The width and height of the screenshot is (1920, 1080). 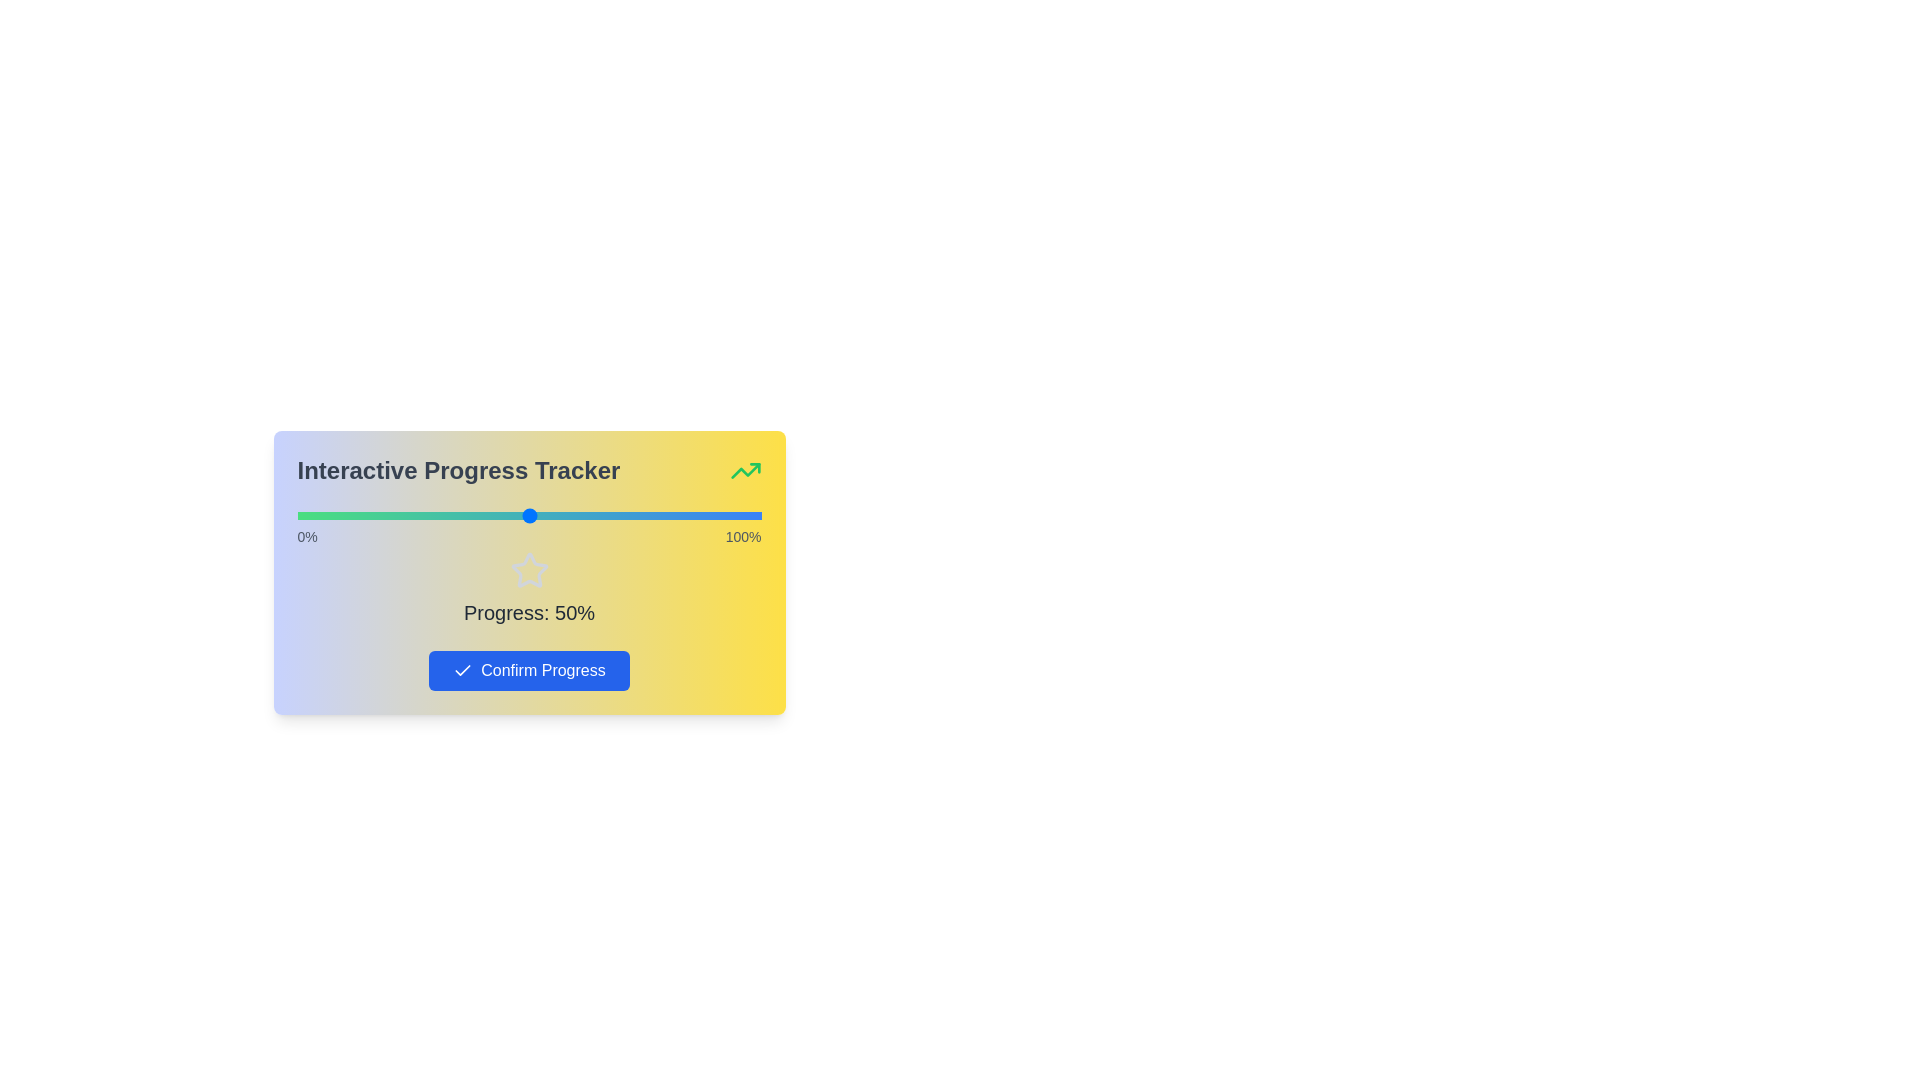 What do you see at coordinates (664, 515) in the screenshot?
I see `the progress slider to 79%` at bounding box center [664, 515].